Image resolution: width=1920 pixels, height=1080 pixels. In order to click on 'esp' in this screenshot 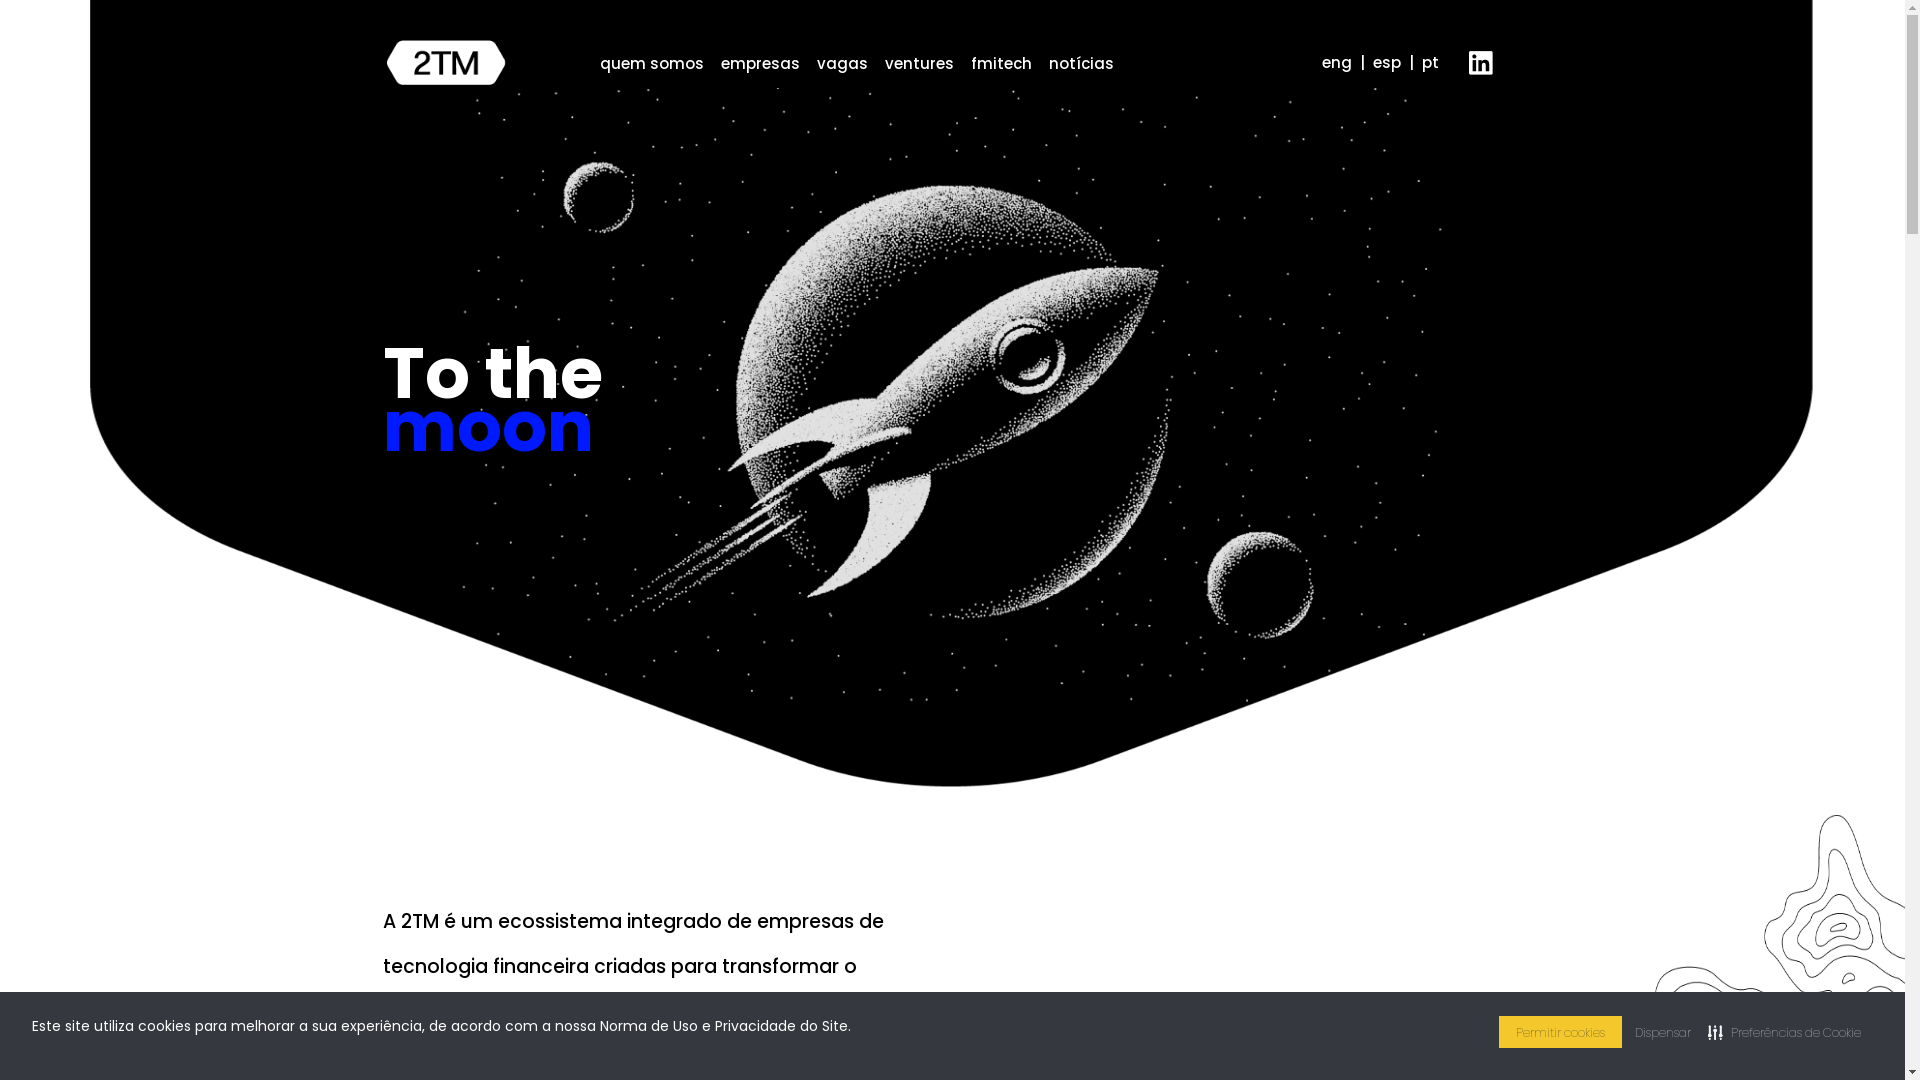, I will do `click(1371, 61)`.